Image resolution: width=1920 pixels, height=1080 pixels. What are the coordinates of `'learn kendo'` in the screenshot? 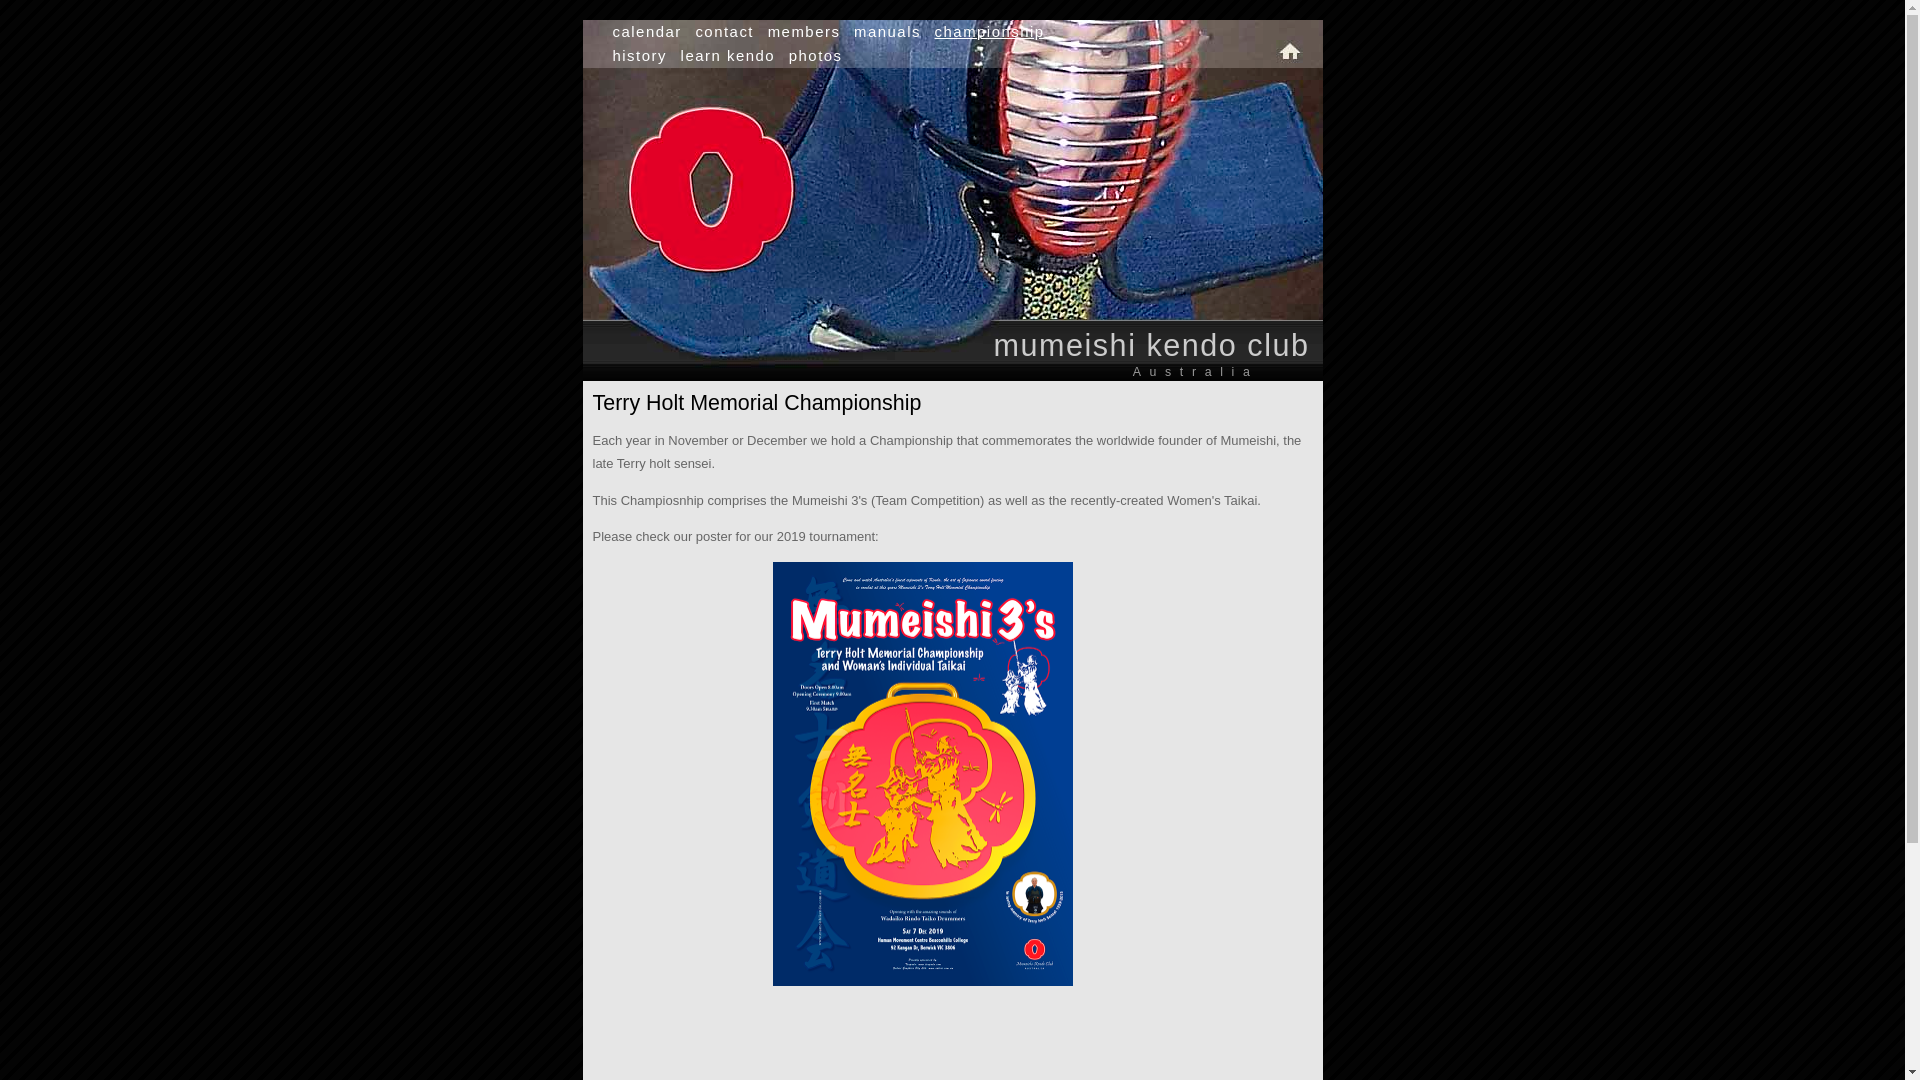 It's located at (681, 54).